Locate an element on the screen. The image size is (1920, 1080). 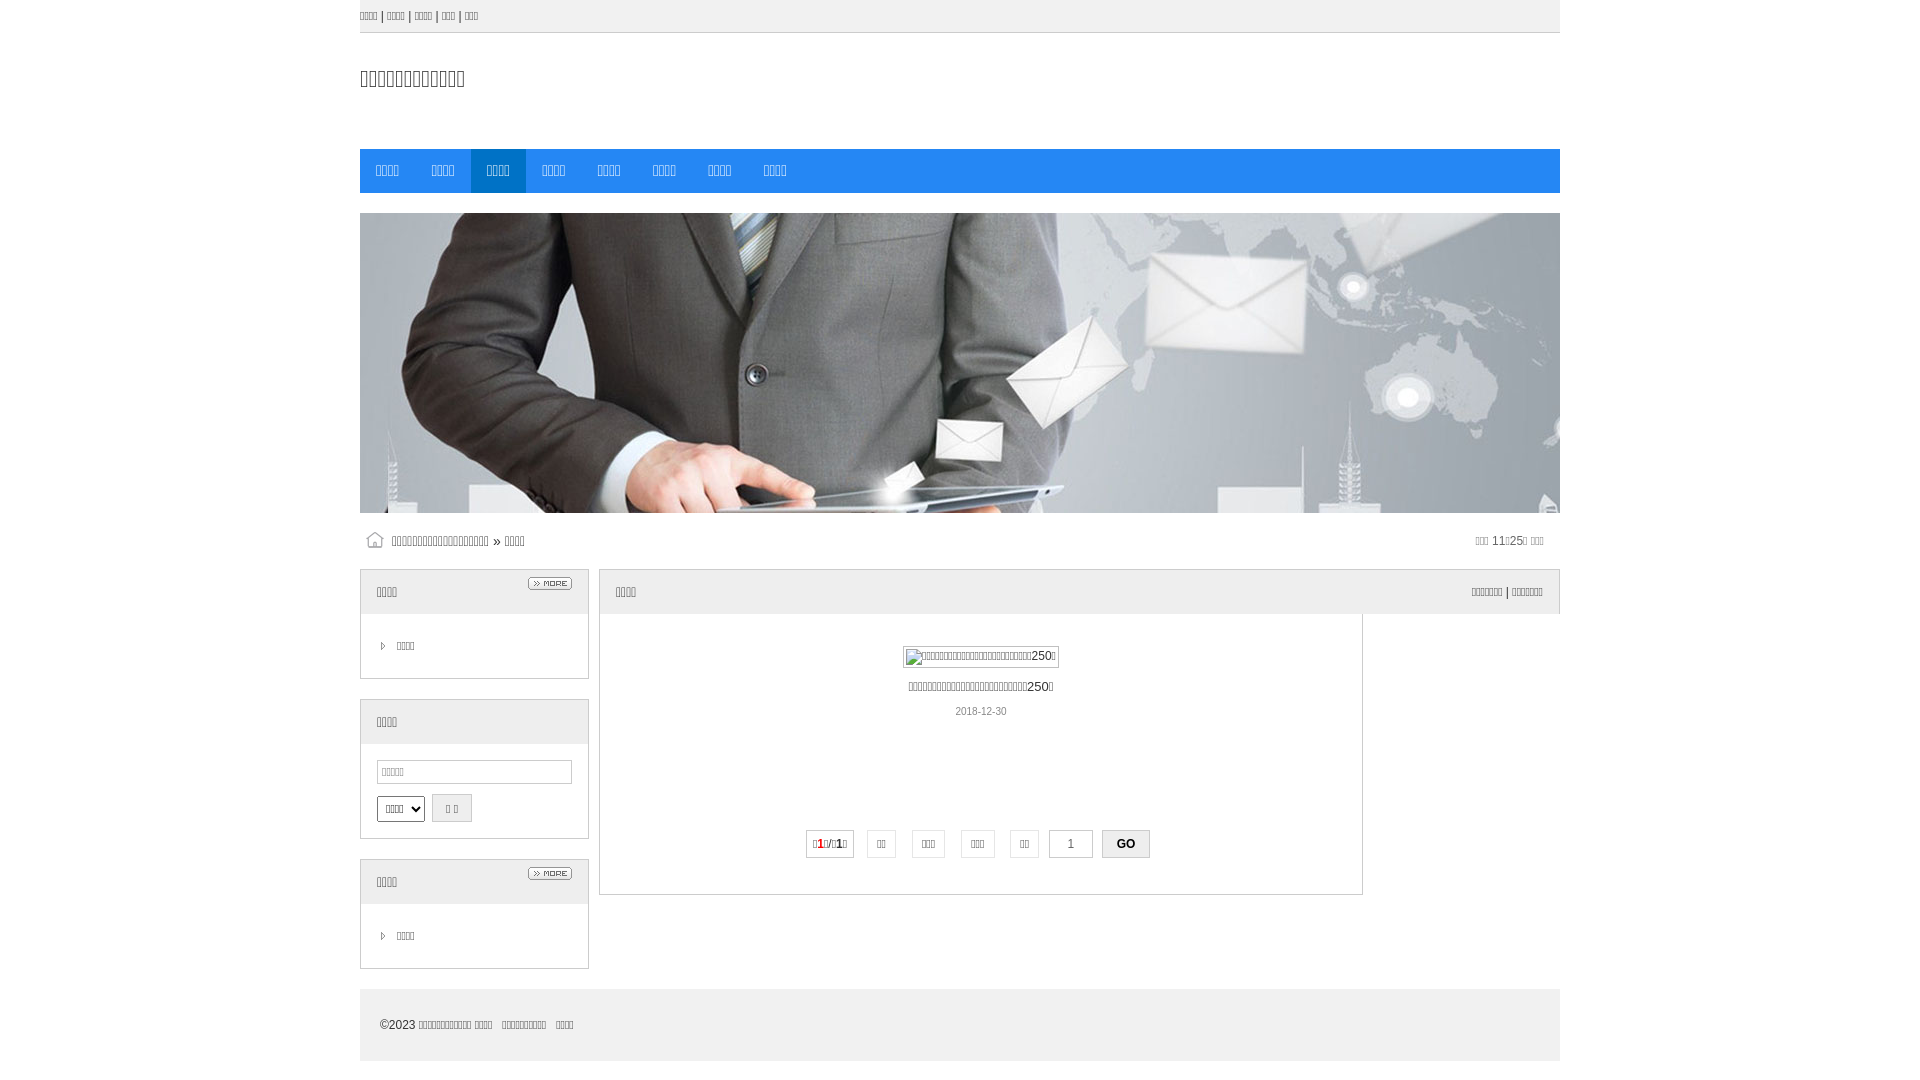
'GO' is located at coordinates (1126, 844).